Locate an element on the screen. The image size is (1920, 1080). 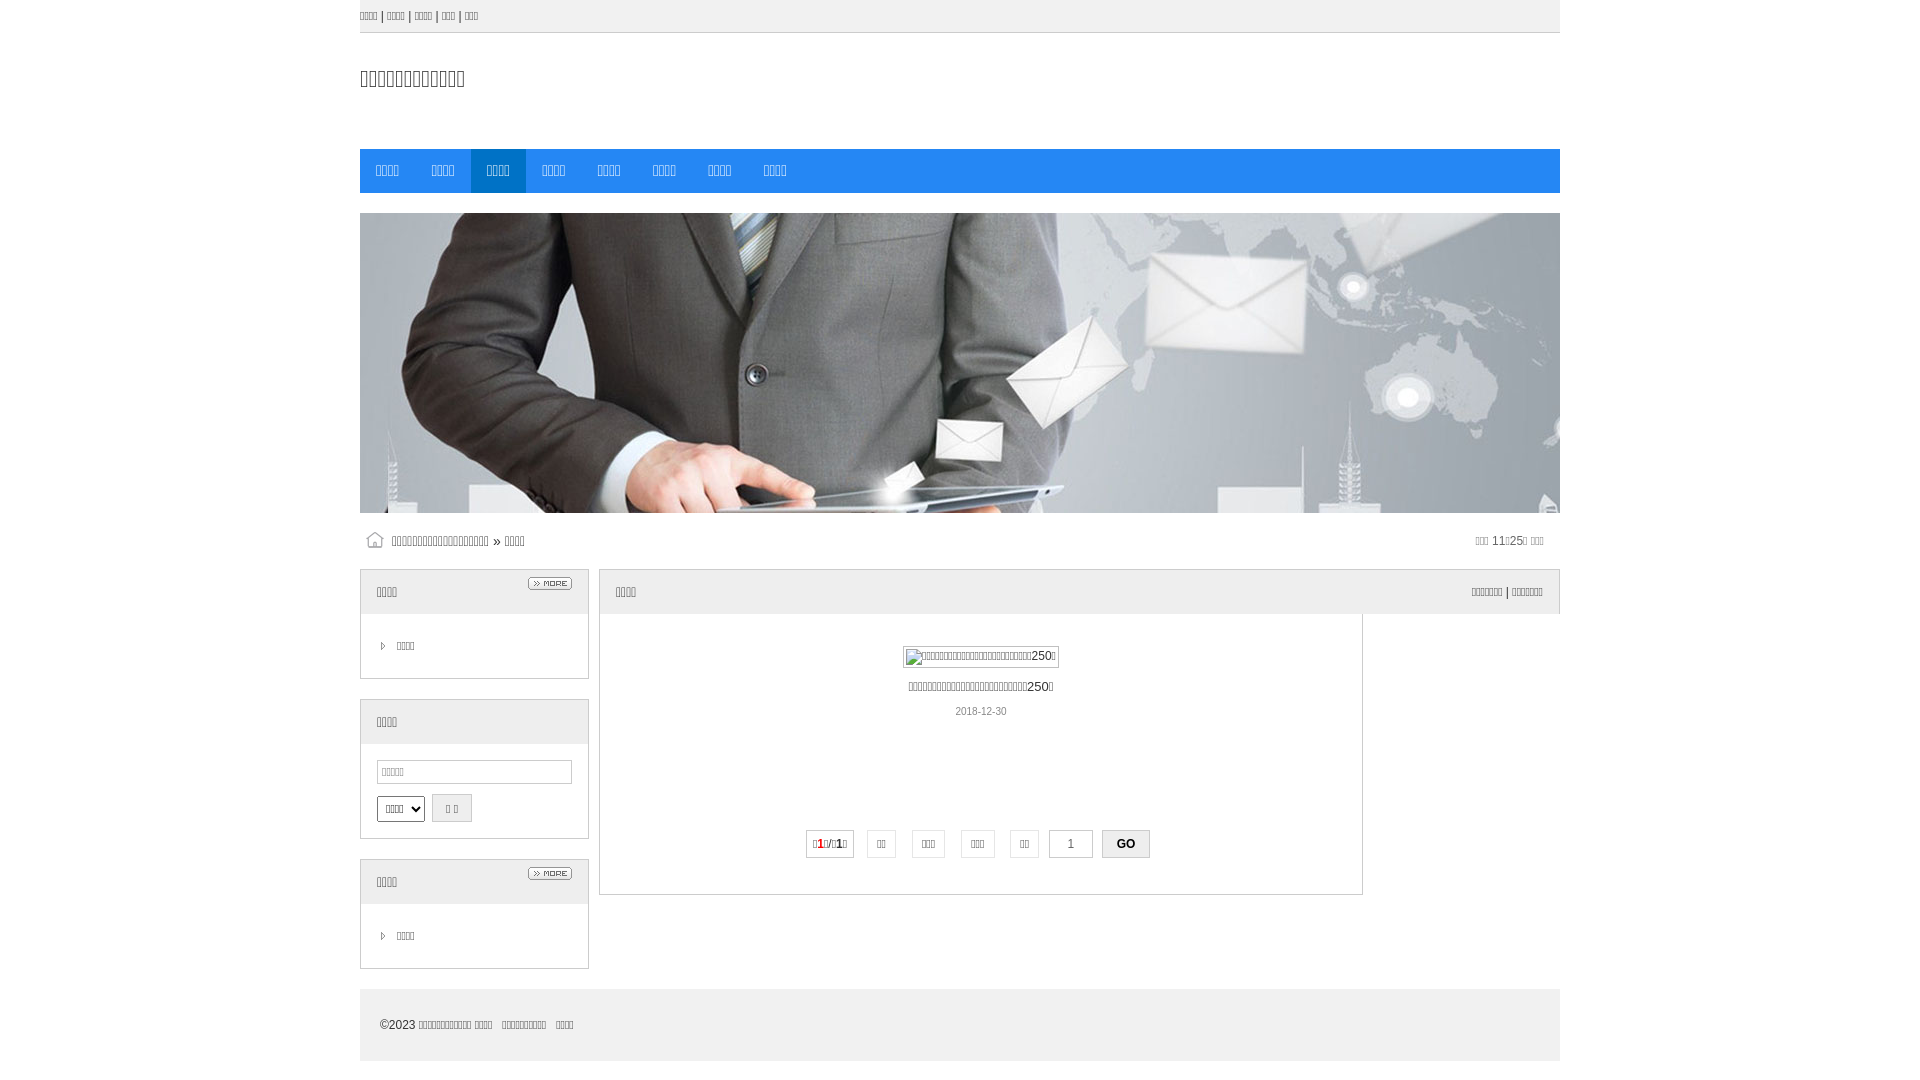
'GO' is located at coordinates (1126, 844).